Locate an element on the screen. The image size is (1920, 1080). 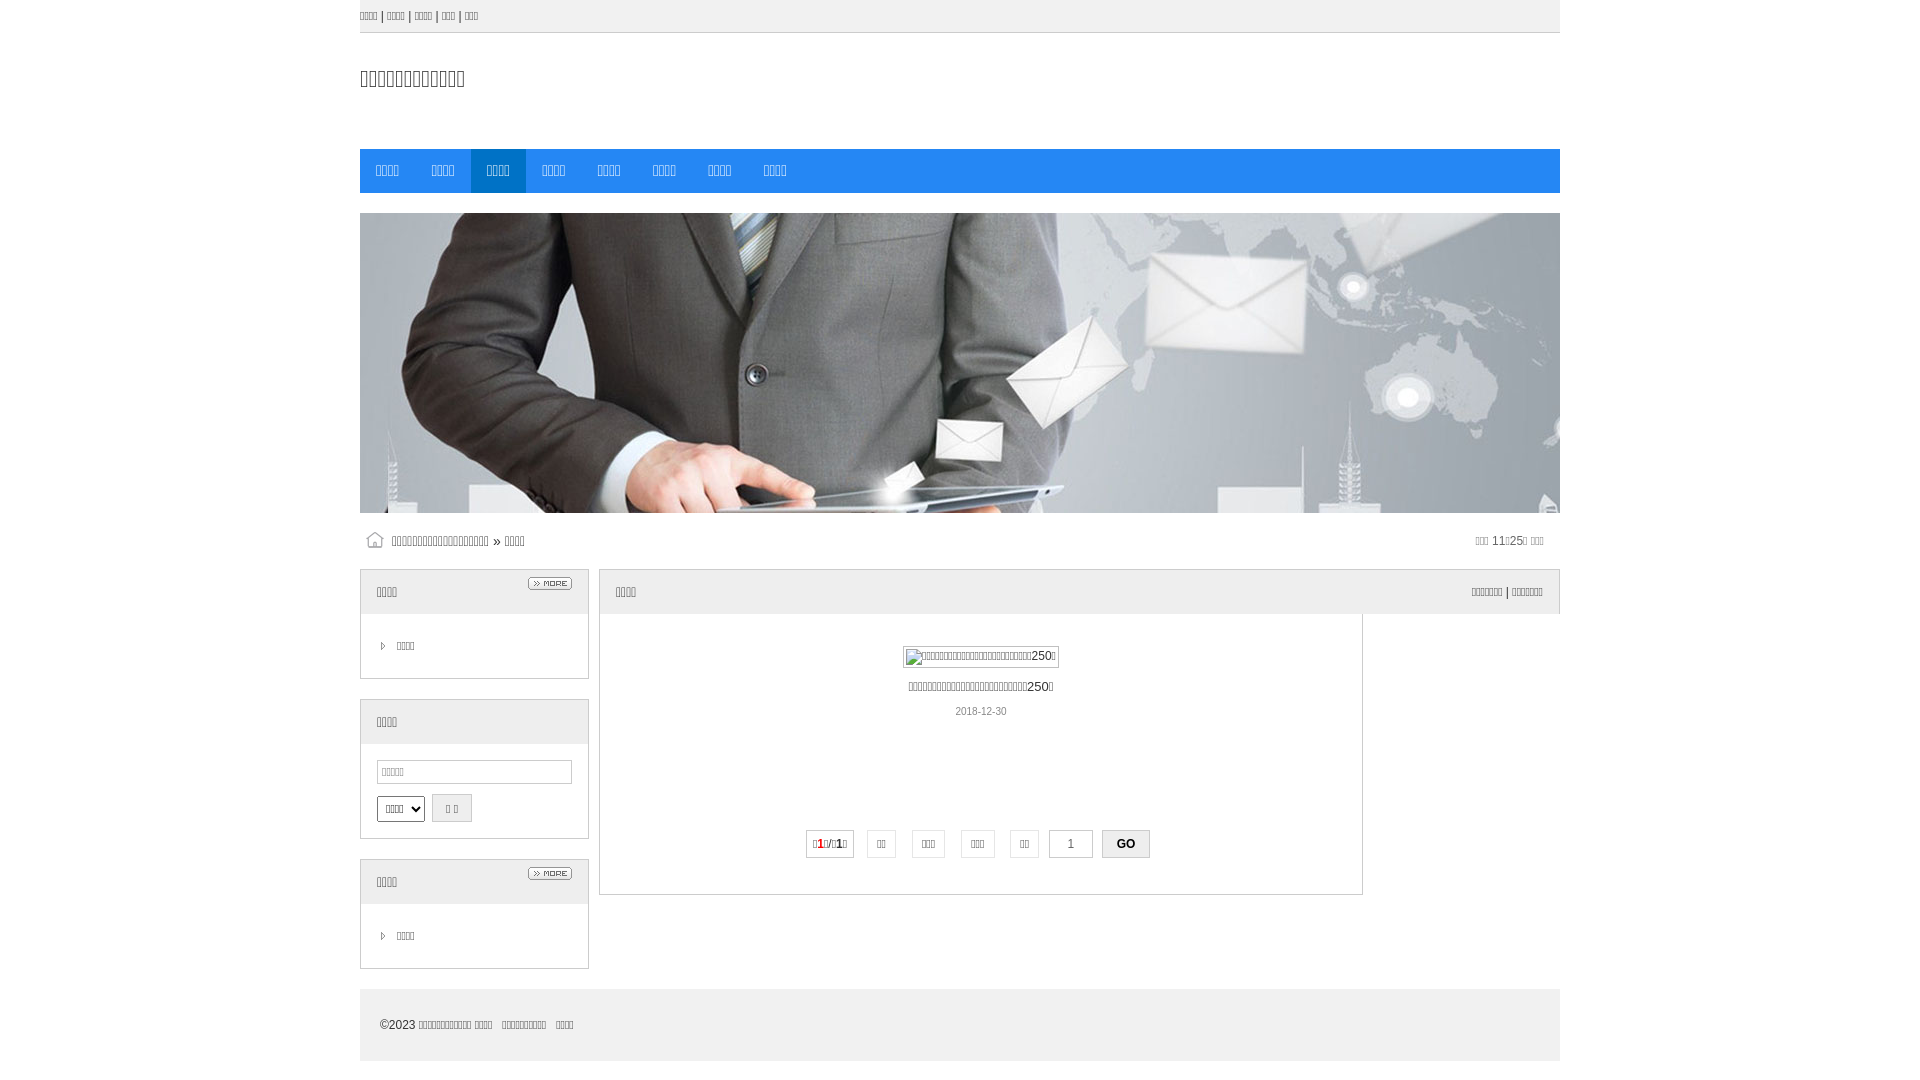
'GO' is located at coordinates (1126, 844).